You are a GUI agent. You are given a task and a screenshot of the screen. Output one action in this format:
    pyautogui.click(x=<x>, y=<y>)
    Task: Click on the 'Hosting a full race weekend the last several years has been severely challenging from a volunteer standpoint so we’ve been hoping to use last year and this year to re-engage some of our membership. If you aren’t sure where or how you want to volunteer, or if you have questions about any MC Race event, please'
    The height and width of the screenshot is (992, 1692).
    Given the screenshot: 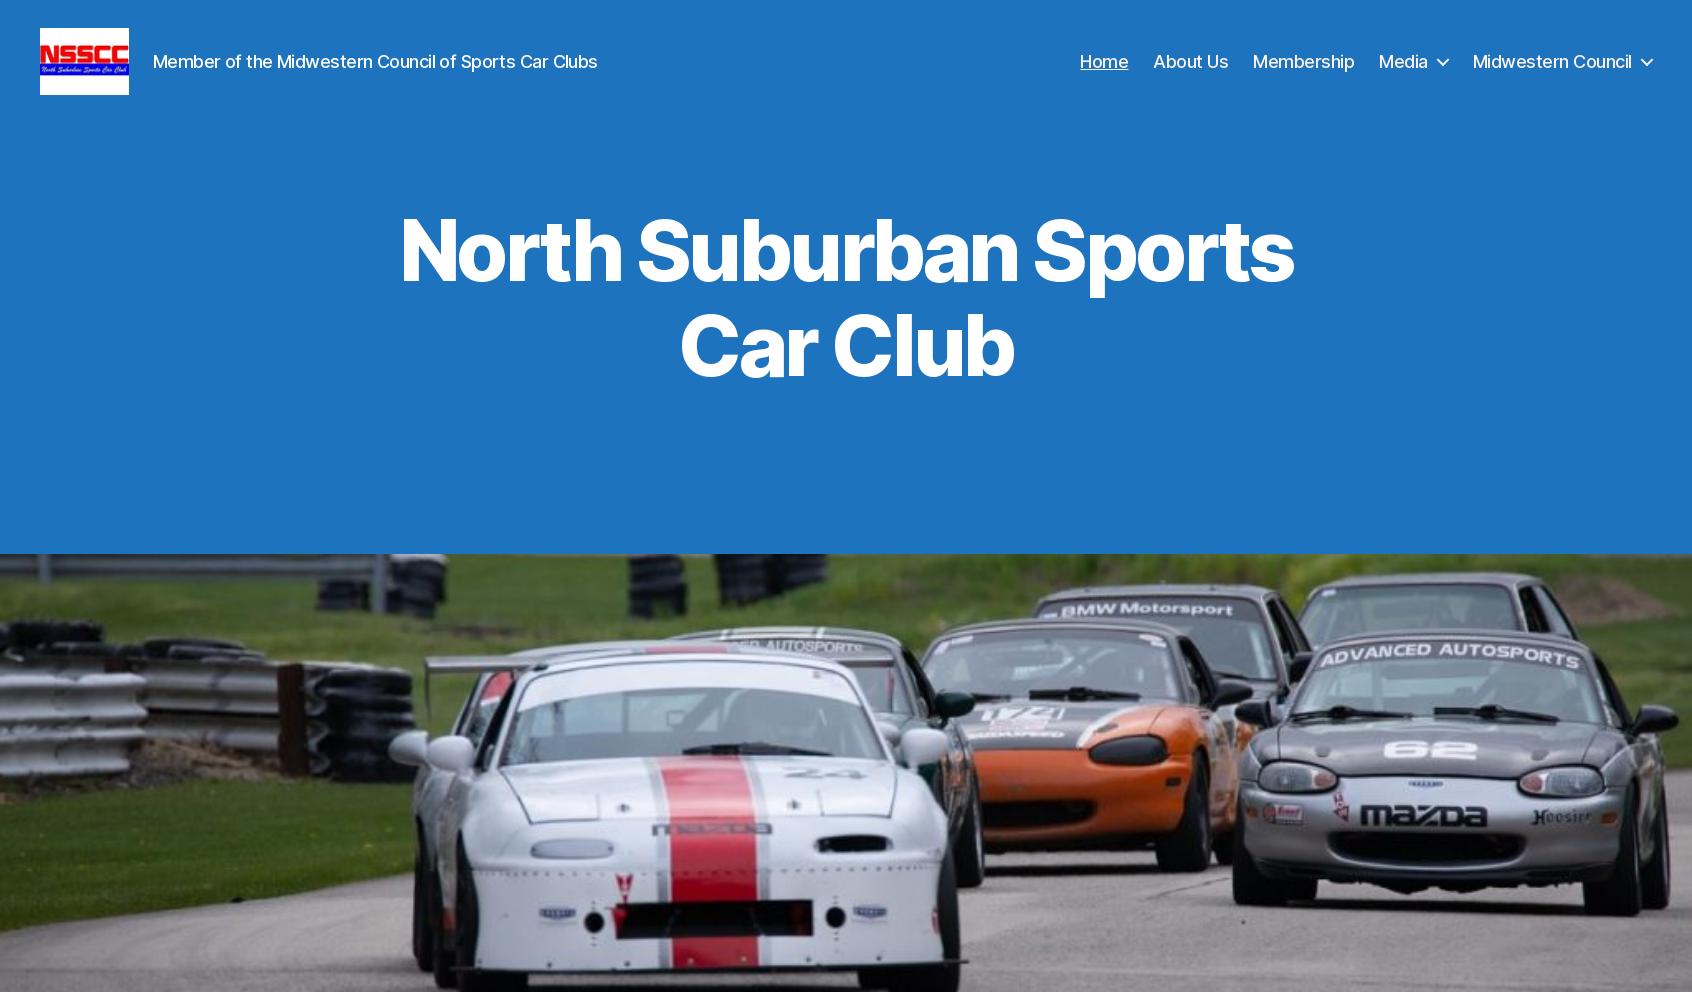 What is the action you would take?
    pyautogui.click(x=849, y=822)
    